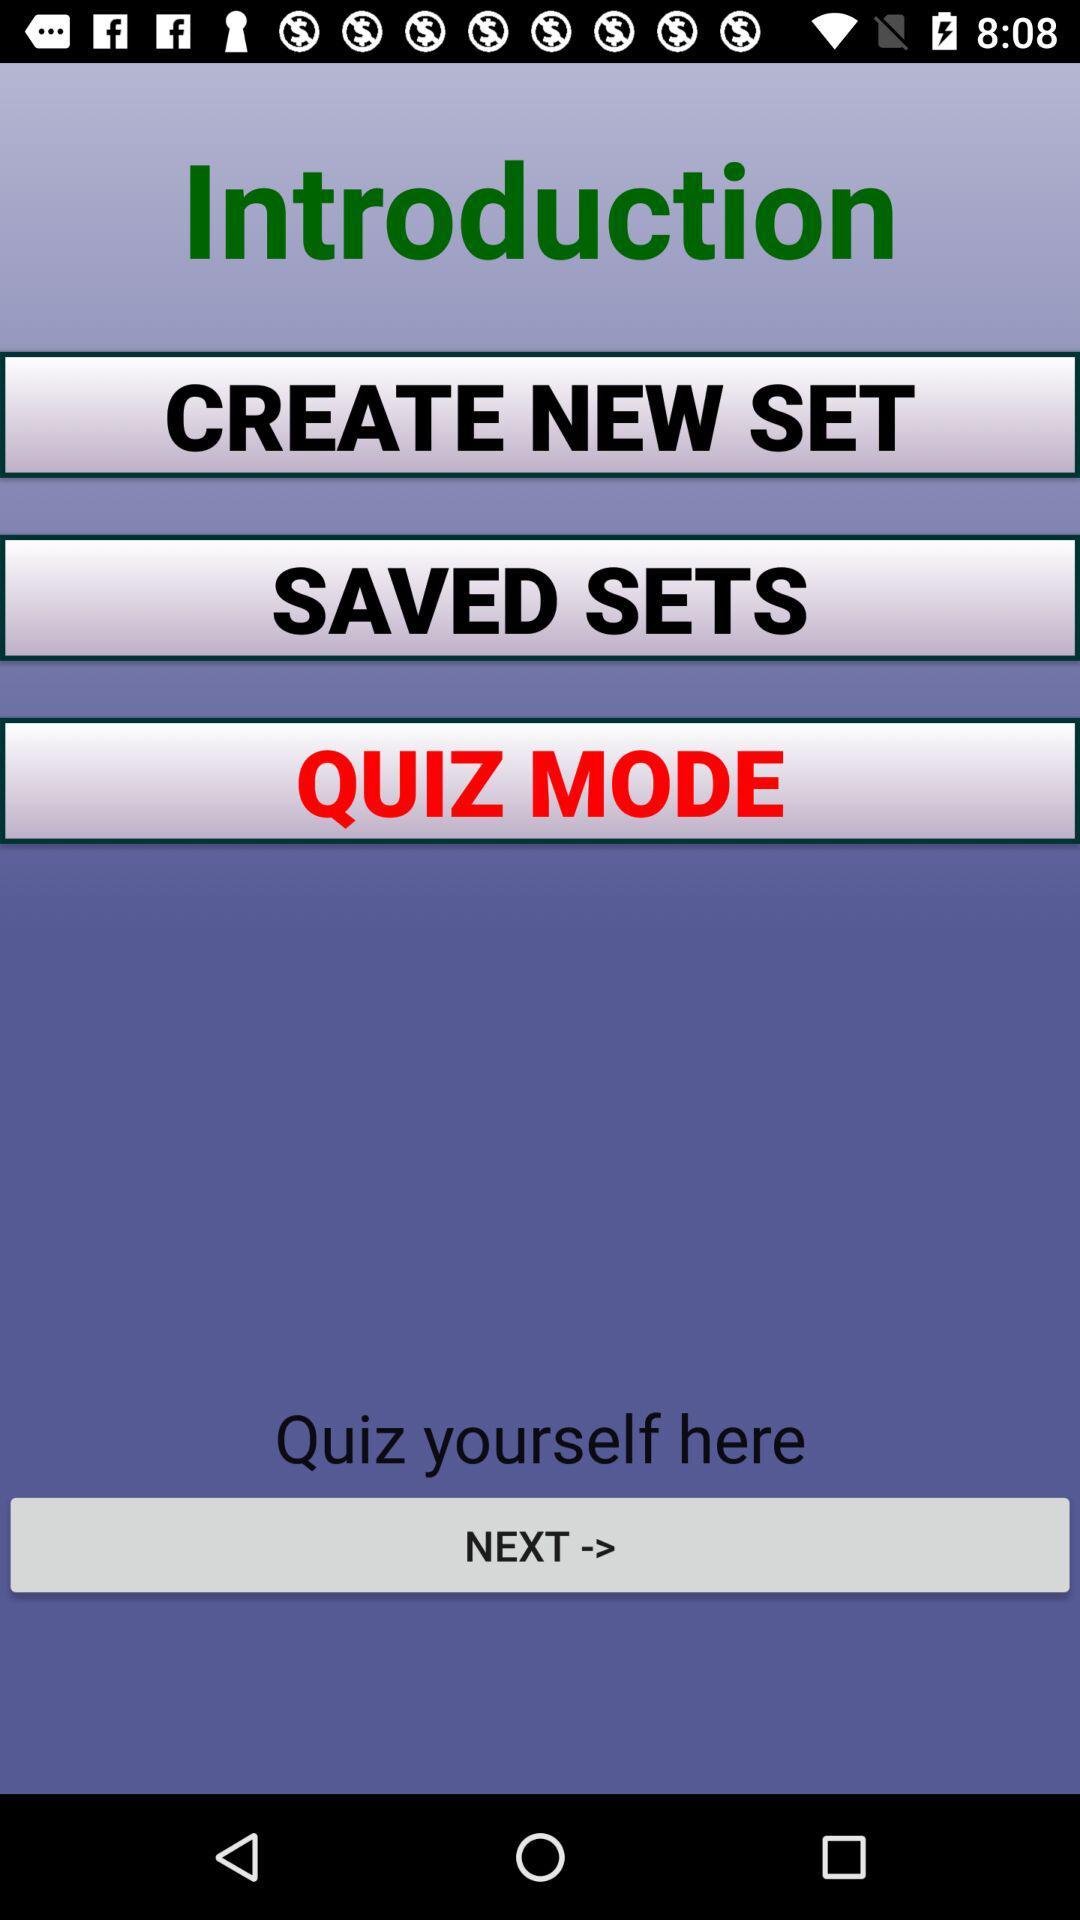  Describe the element at coordinates (540, 779) in the screenshot. I see `item below the saved sets item` at that location.